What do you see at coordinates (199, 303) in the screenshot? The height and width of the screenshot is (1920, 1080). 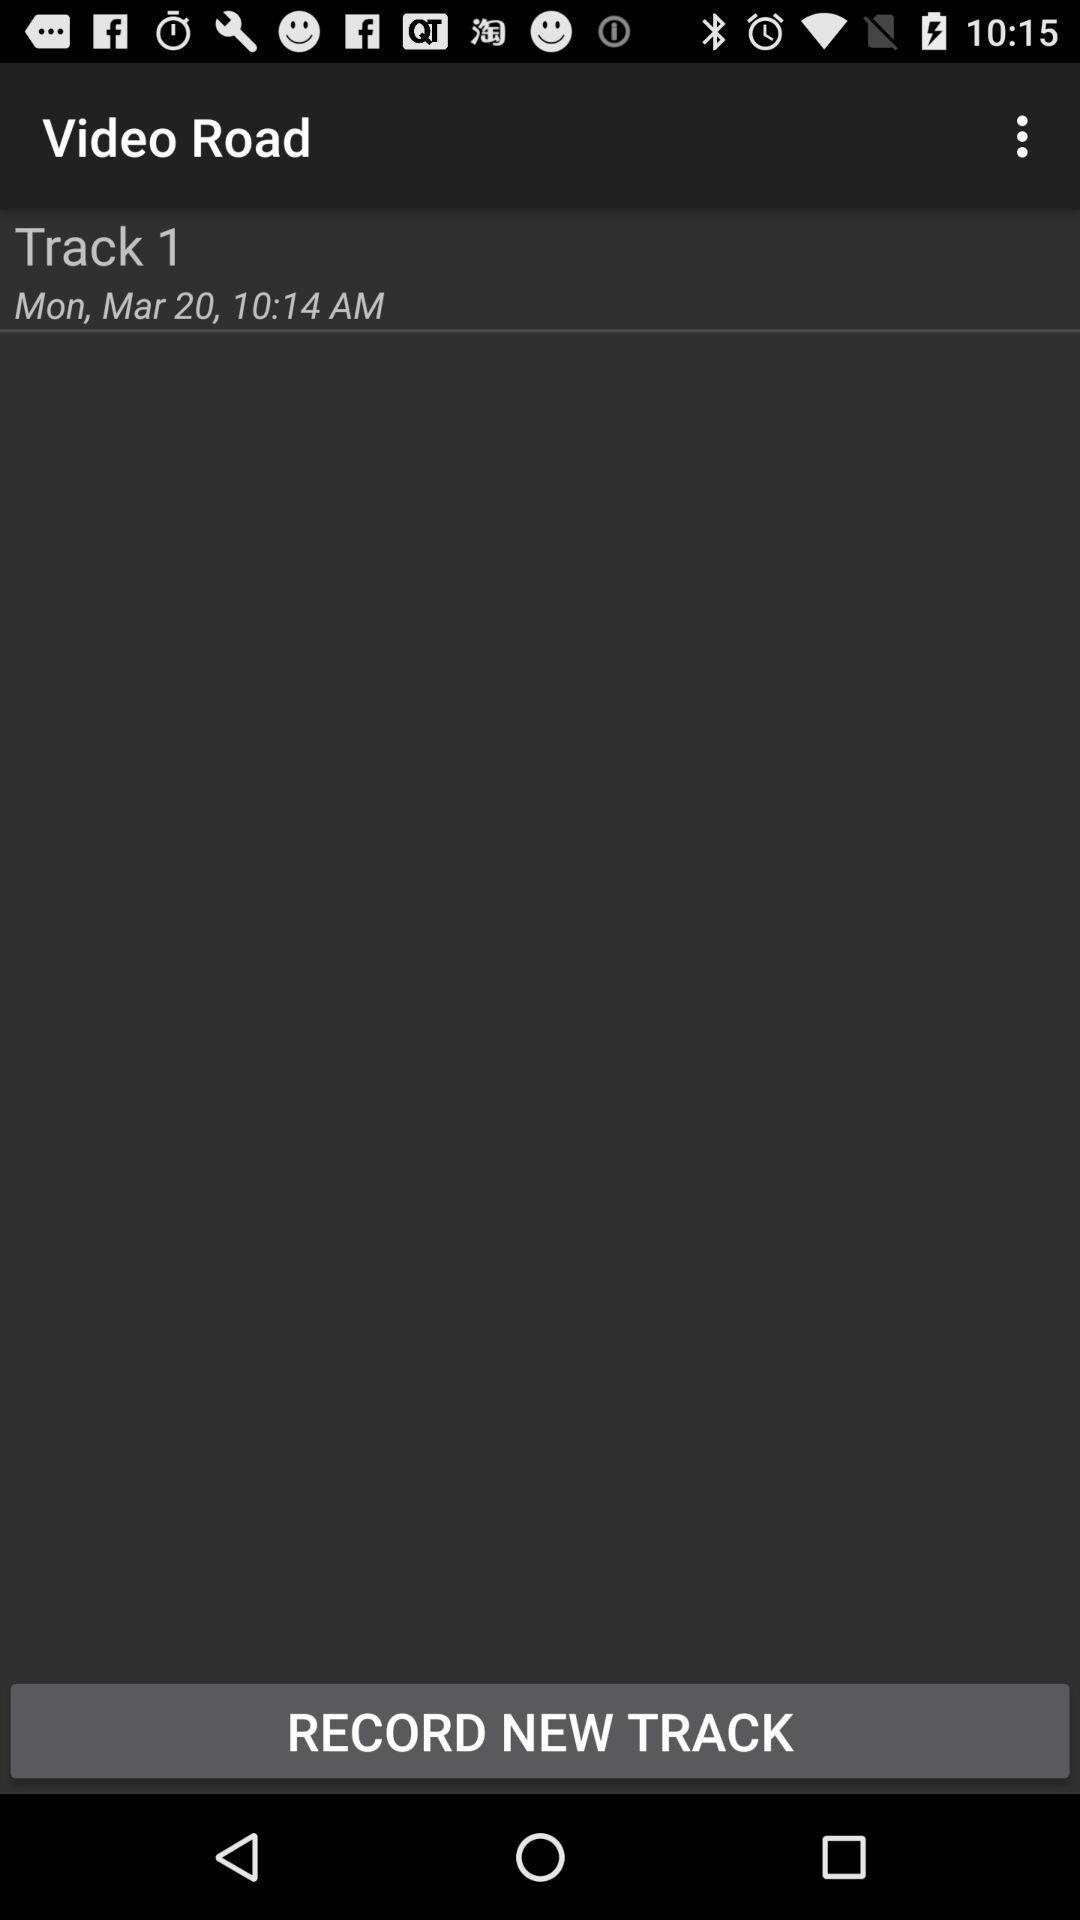 I see `mon mar 20 item` at bounding box center [199, 303].